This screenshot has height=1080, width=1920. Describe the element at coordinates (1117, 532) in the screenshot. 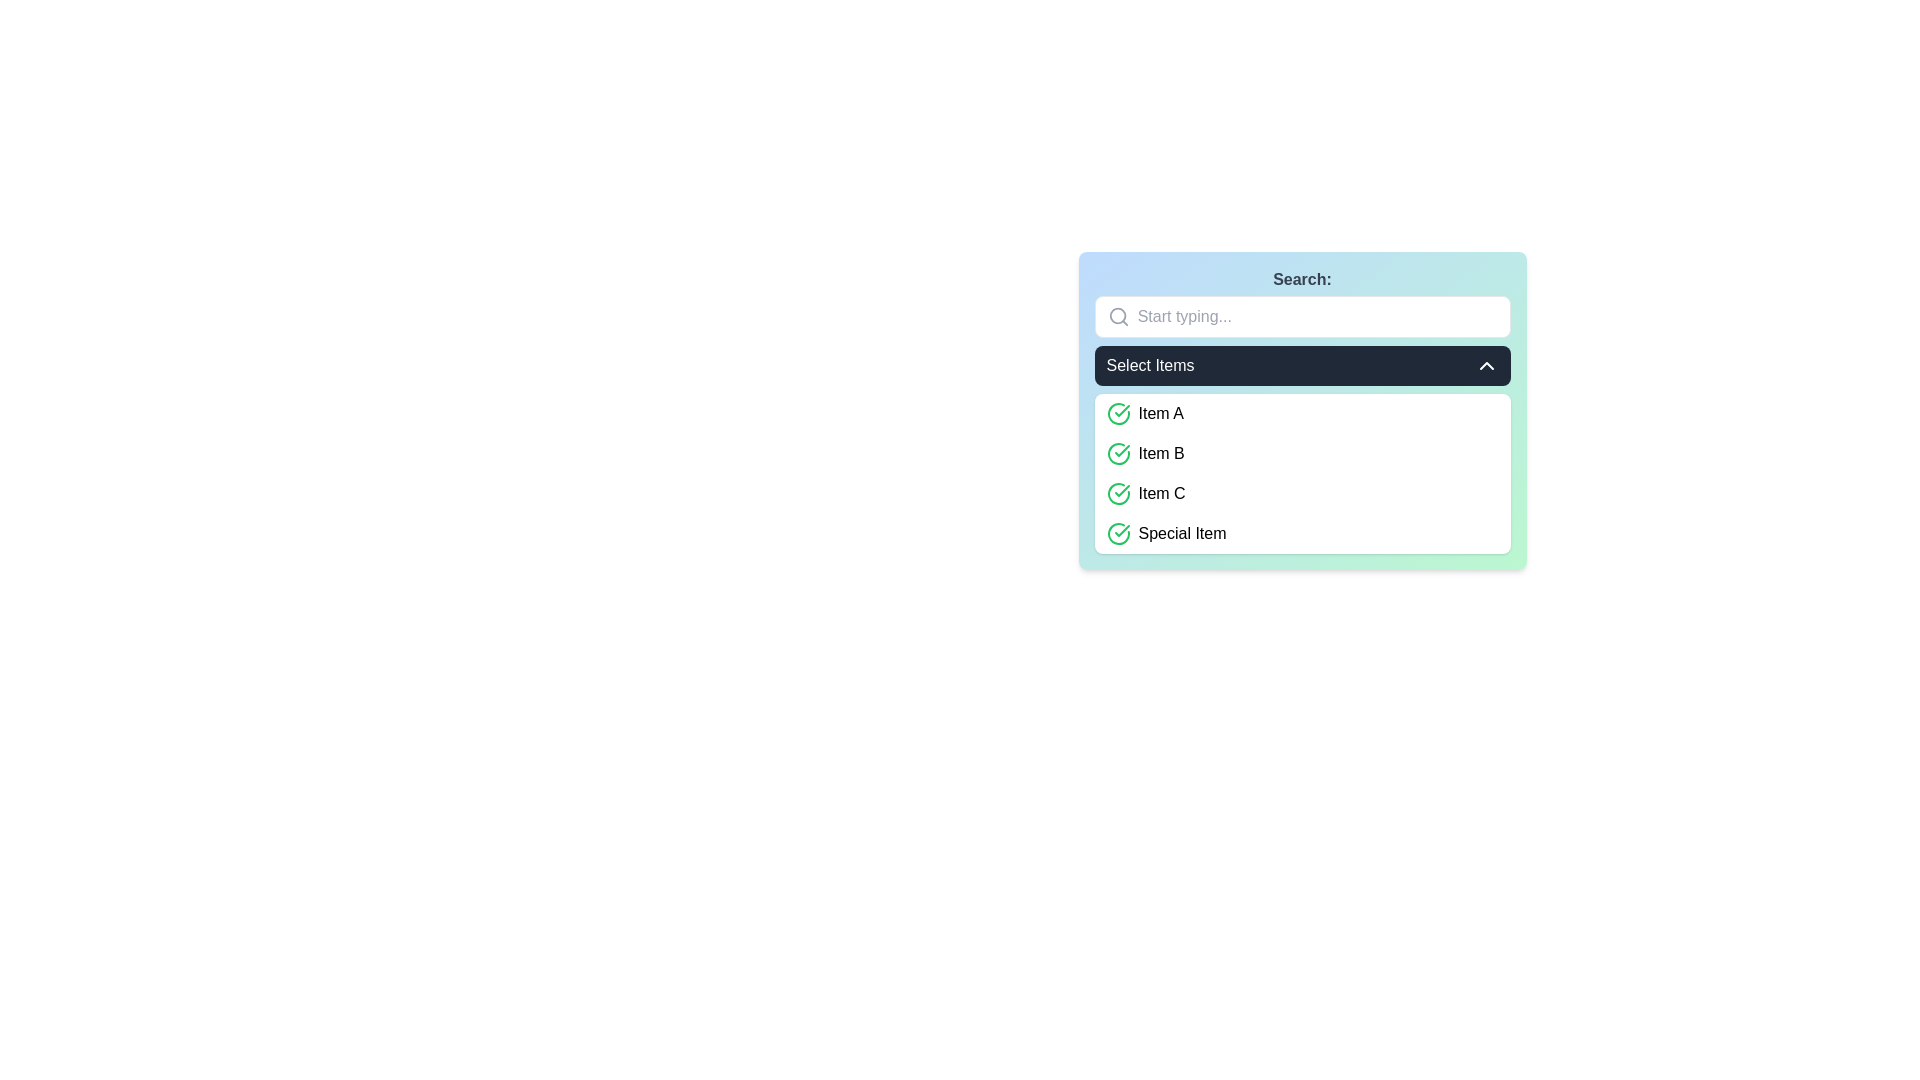

I see `the decorative graphic icon representing an interactive functionality near the 'Select Items' list` at that location.